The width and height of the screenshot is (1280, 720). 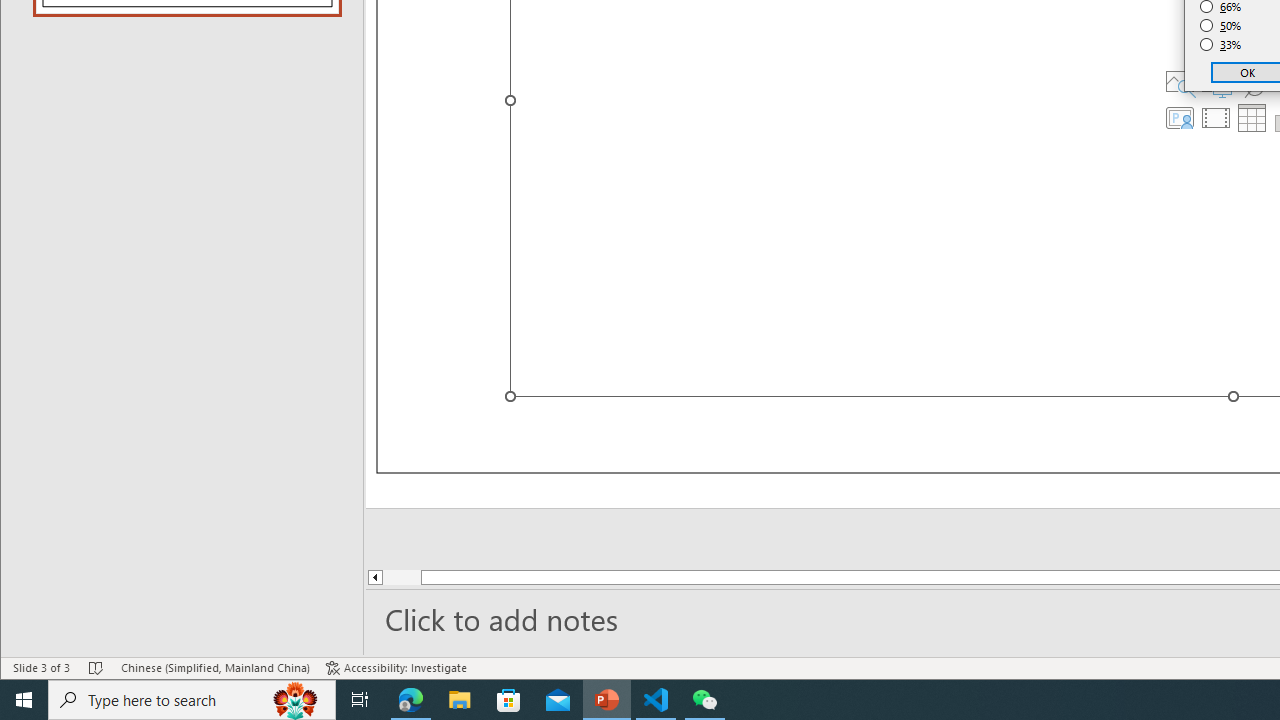 What do you see at coordinates (1220, 45) in the screenshot?
I see `'33%'` at bounding box center [1220, 45].